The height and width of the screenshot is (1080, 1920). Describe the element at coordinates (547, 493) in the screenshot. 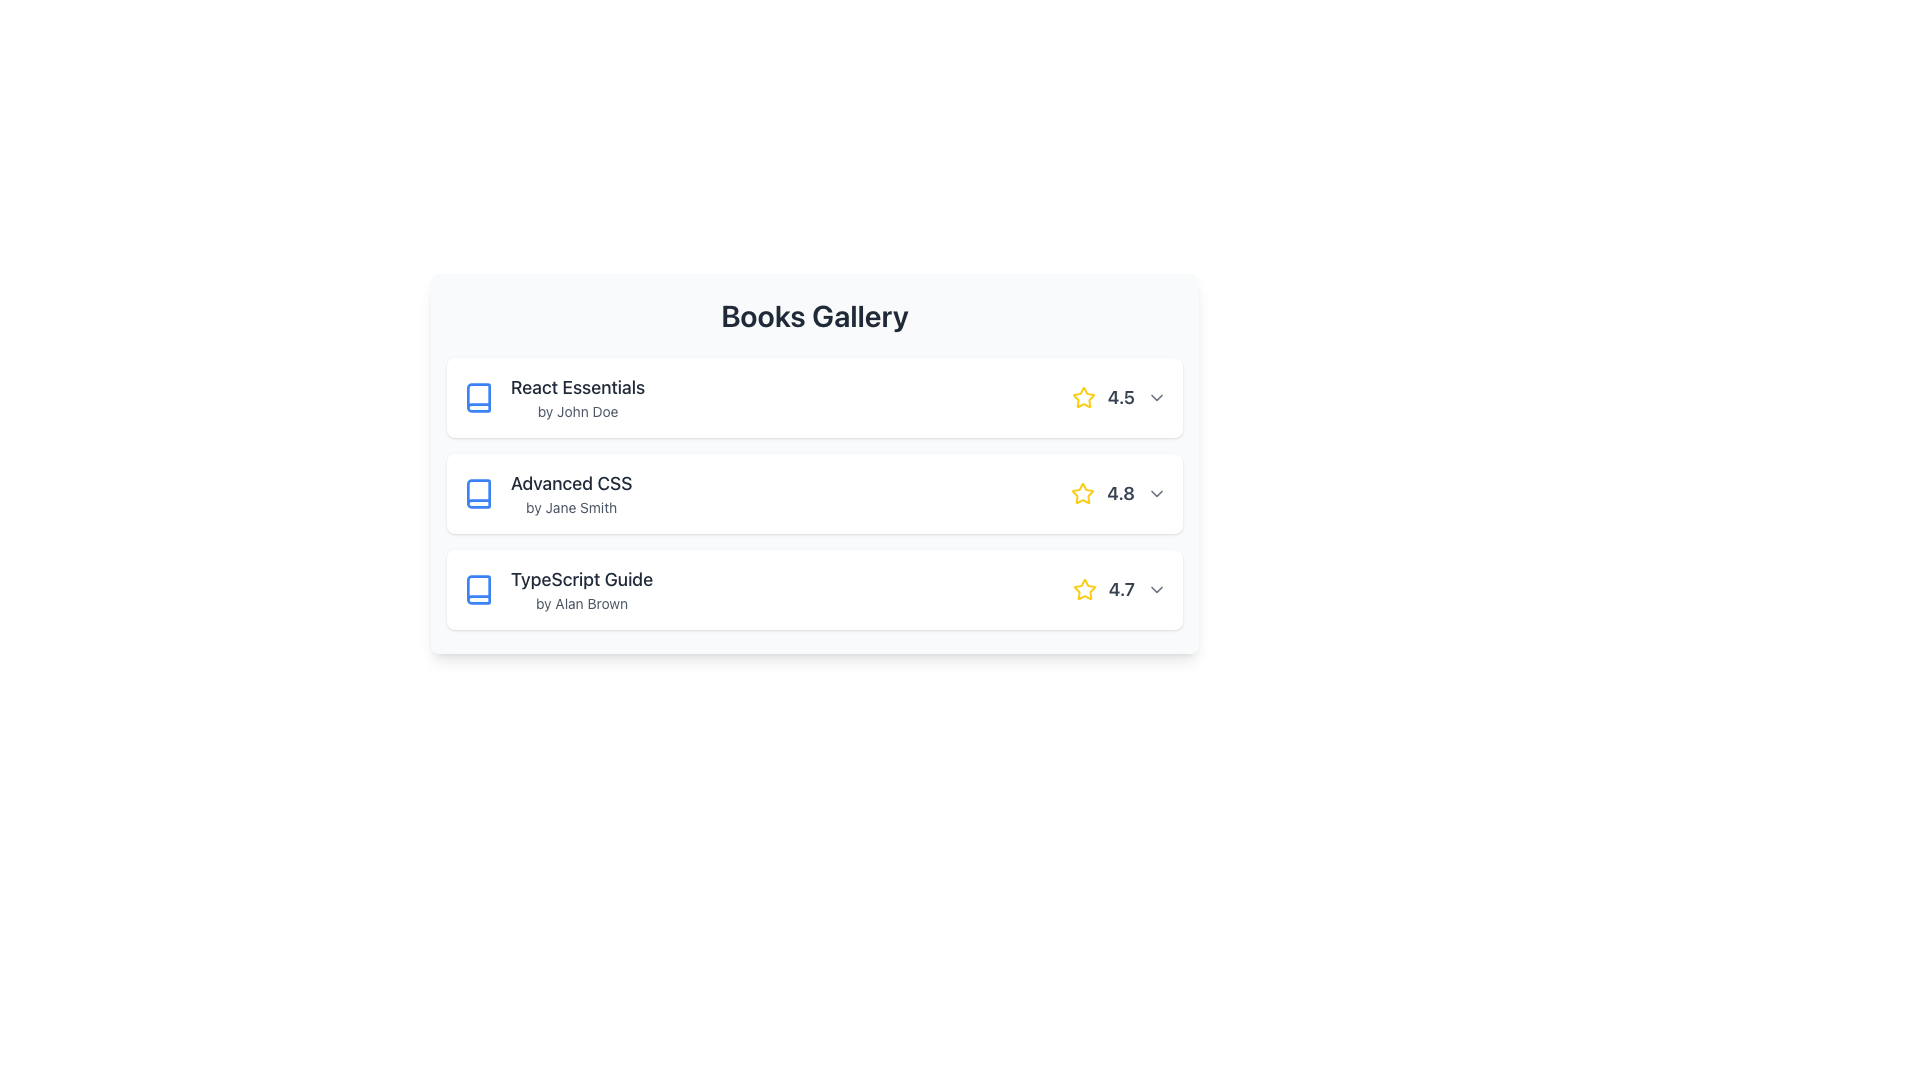

I see `the book entry labeled 'Advanced CSS' by 'Jane Smith'` at that location.